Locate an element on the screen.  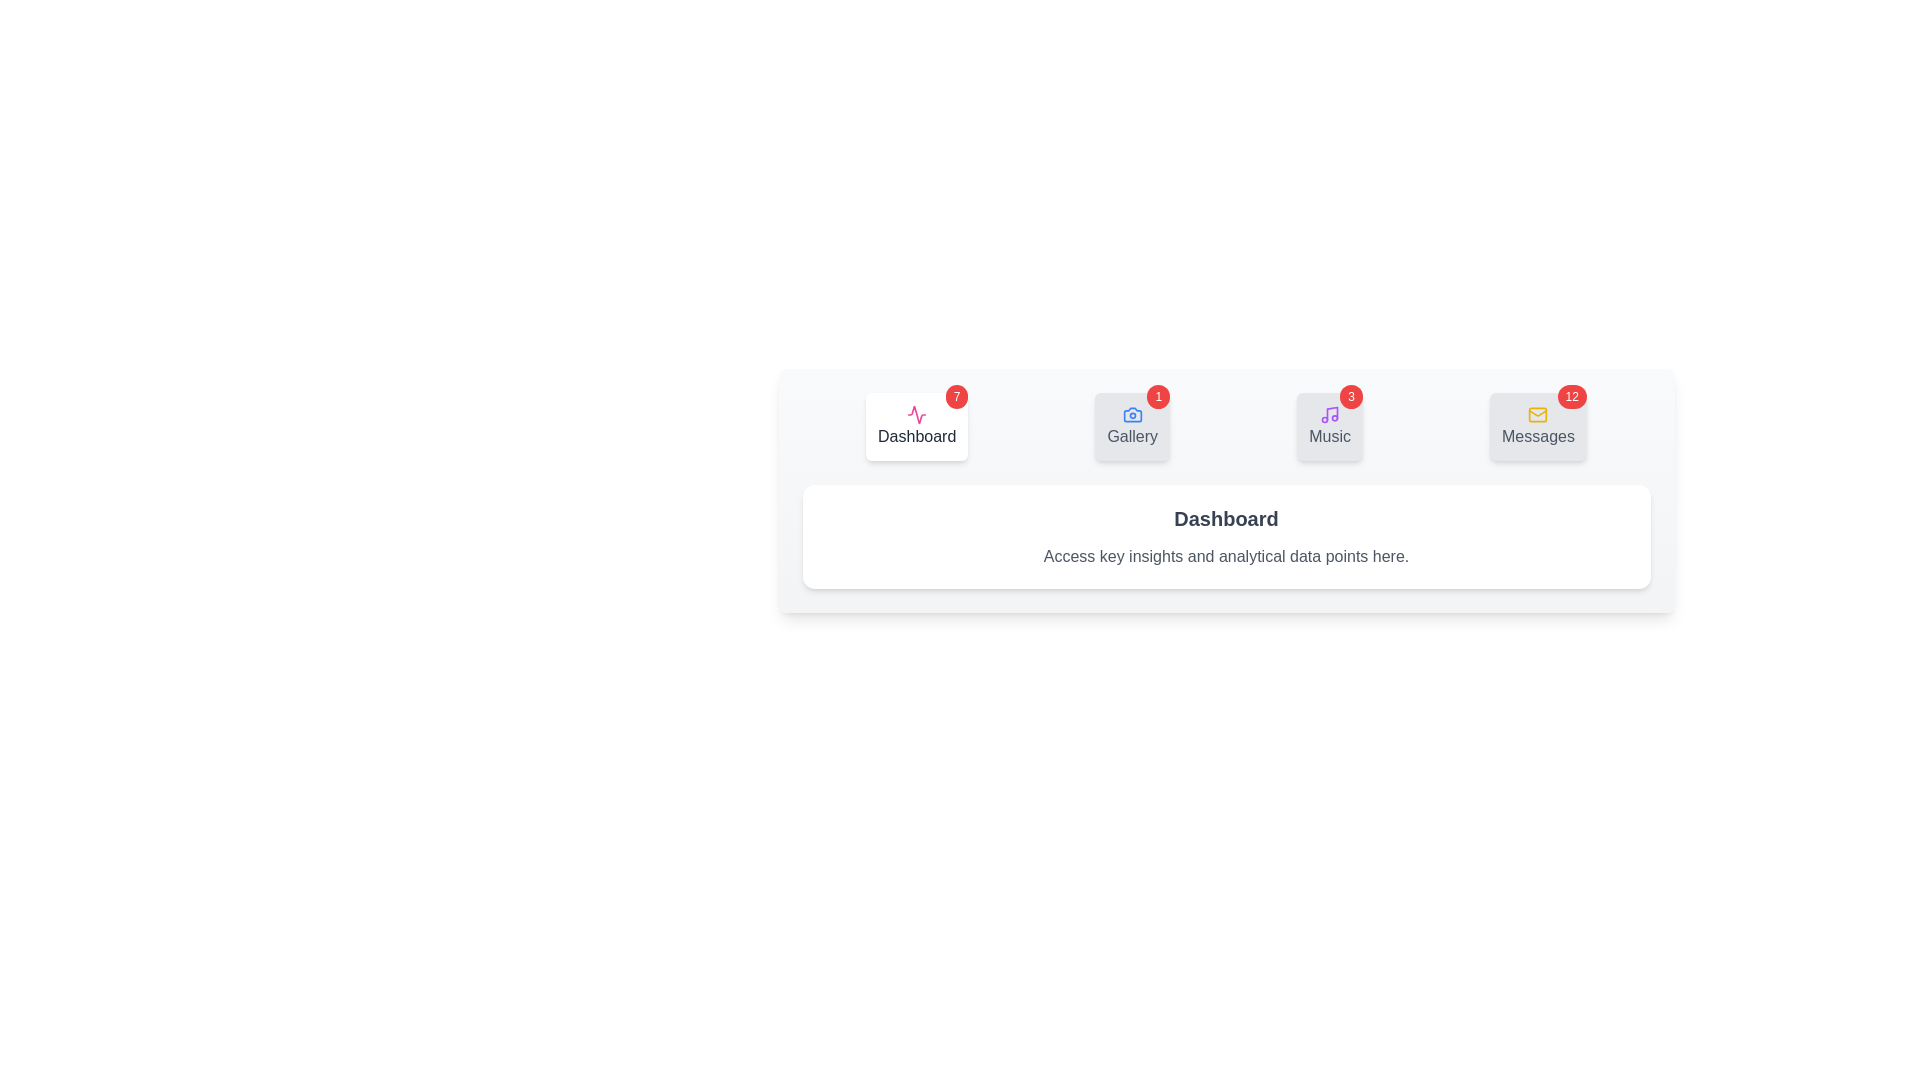
the tab labeled Gallery to view its content is located at coordinates (1132, 426).